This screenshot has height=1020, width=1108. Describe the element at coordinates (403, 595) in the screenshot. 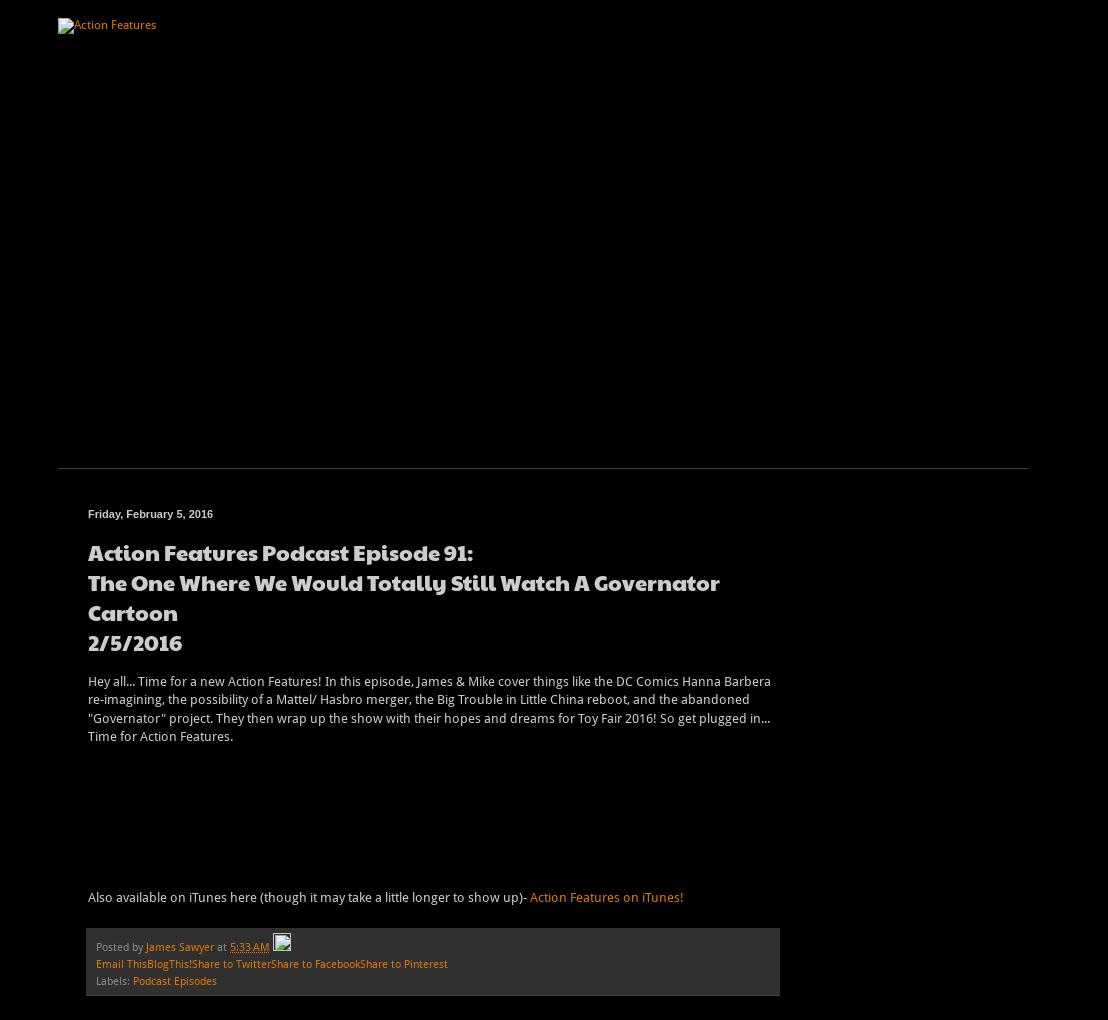

I see `'The One Where We Would Totally Still Watch A Governator Cartoon'` at that location.